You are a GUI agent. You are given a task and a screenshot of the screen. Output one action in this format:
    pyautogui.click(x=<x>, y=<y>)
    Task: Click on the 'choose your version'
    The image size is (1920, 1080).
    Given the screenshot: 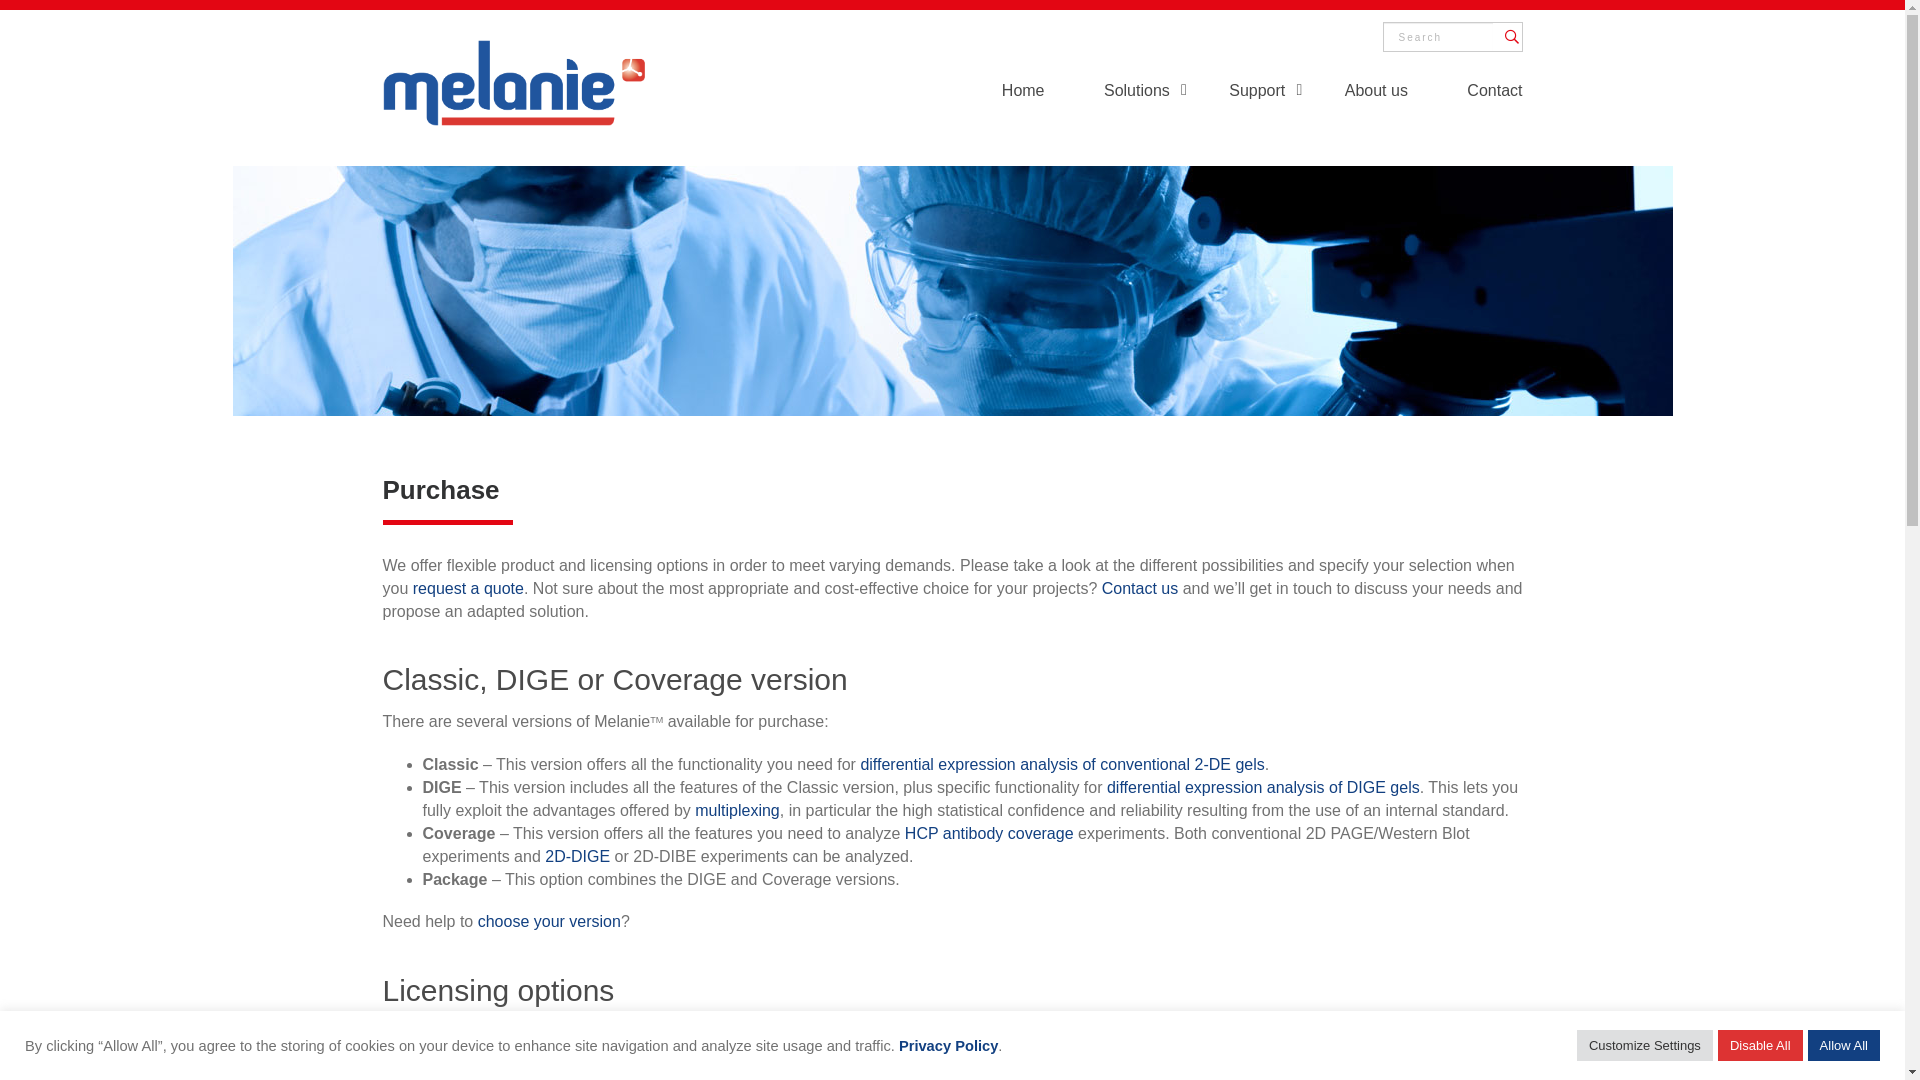 What is the action you would take?
    pyautogui.click(x=477, y=921)
    